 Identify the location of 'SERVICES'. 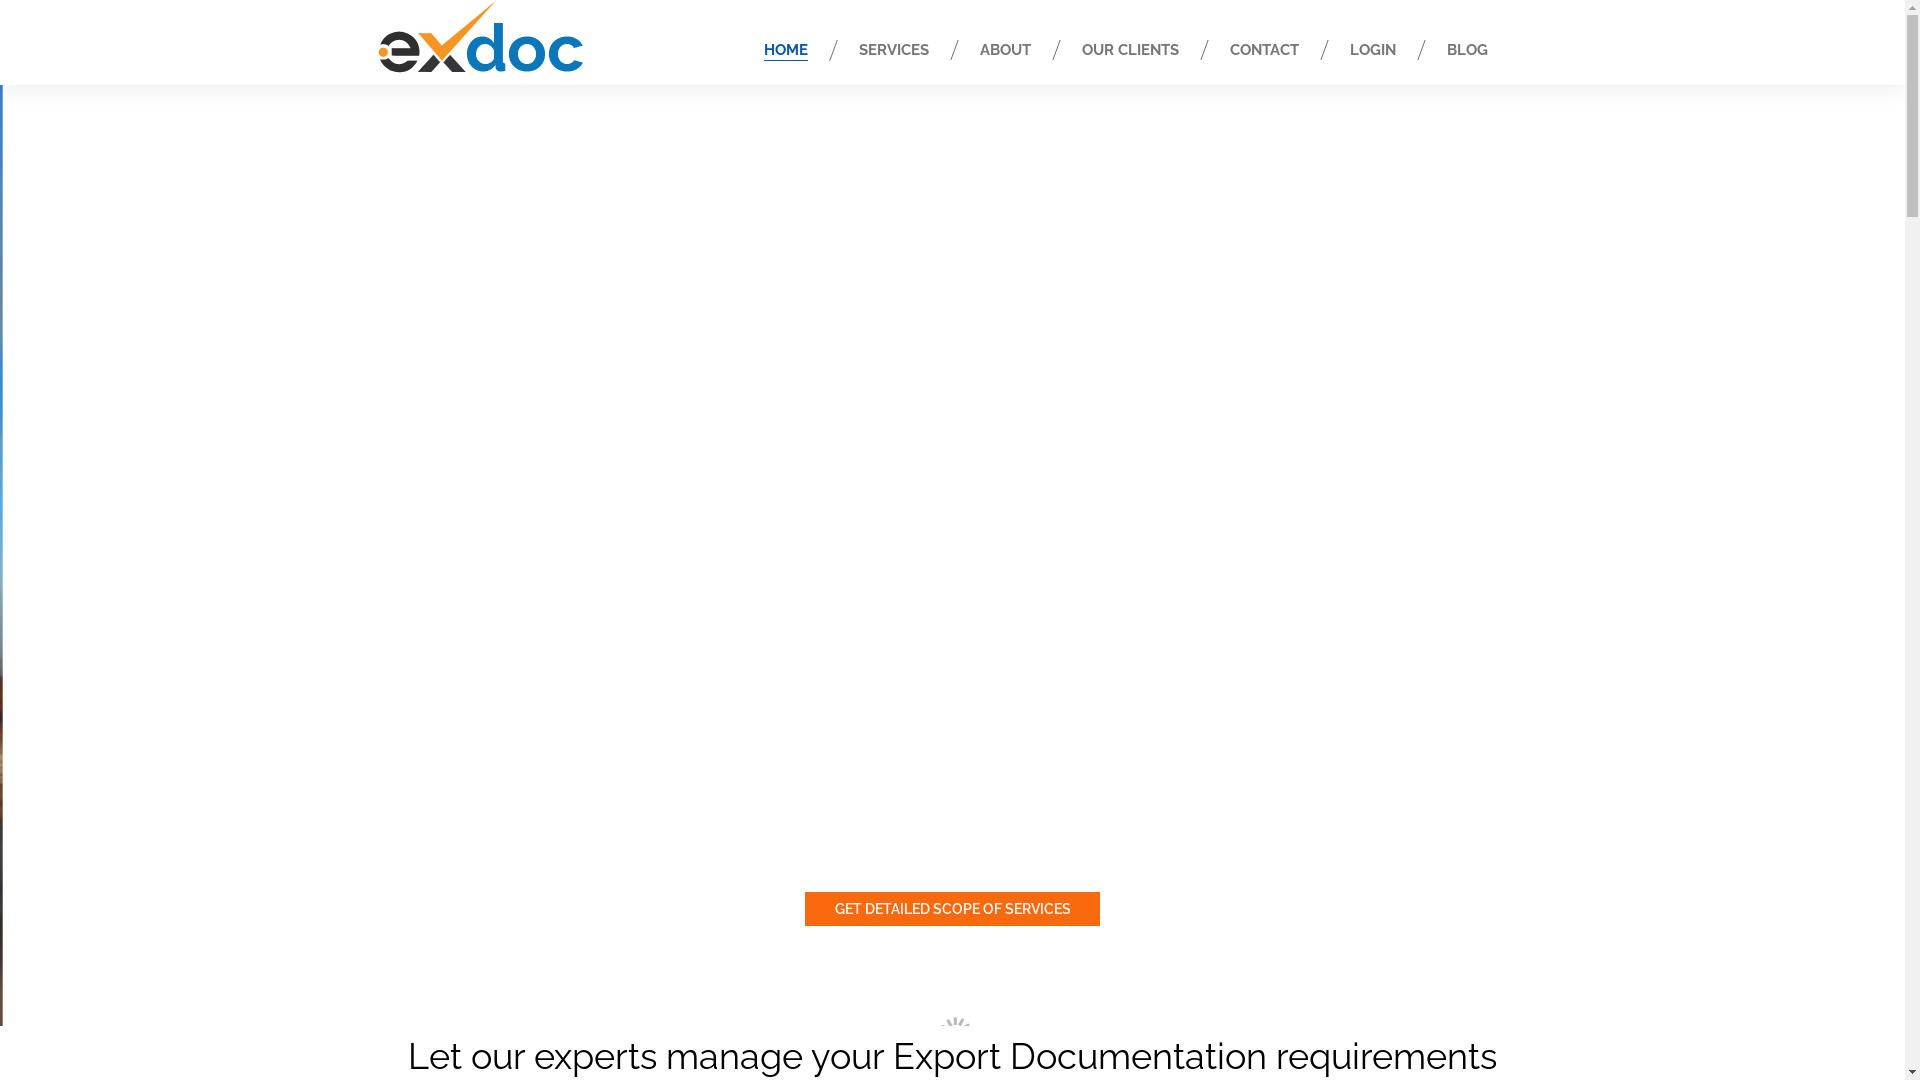
(891, 49).